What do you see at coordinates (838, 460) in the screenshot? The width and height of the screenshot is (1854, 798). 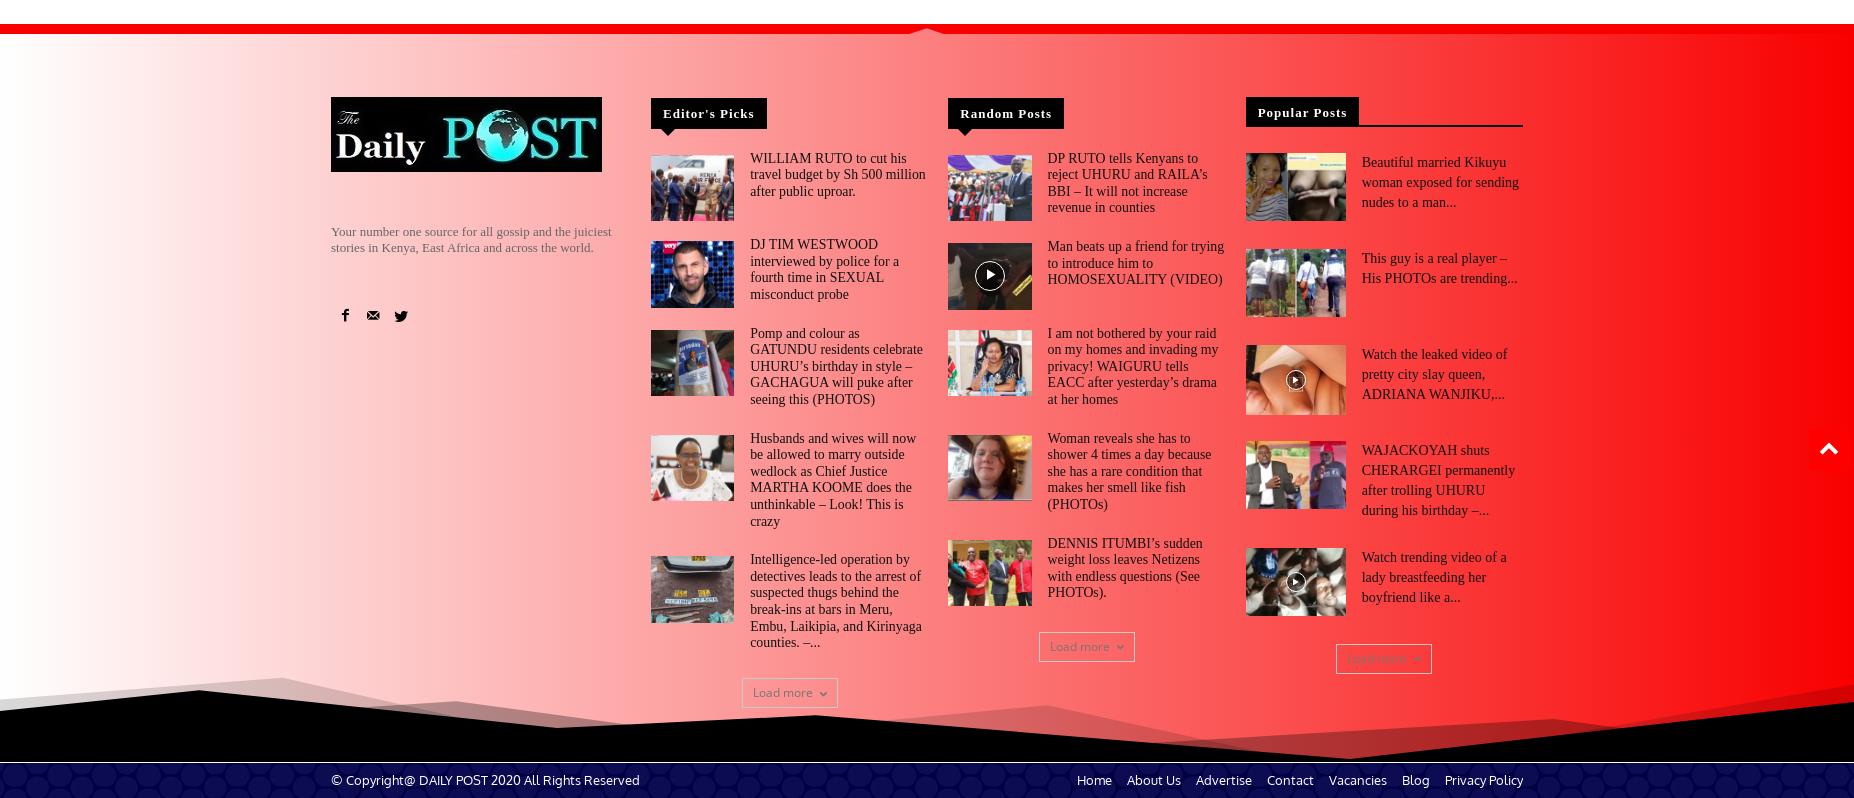 I see `'Husbands and wives will now be allowed to marry outside wedlock as Chief Justice MARTHA KOOME does the unthinkable – Look! This is crazy'` at bounding box center [838, 460].